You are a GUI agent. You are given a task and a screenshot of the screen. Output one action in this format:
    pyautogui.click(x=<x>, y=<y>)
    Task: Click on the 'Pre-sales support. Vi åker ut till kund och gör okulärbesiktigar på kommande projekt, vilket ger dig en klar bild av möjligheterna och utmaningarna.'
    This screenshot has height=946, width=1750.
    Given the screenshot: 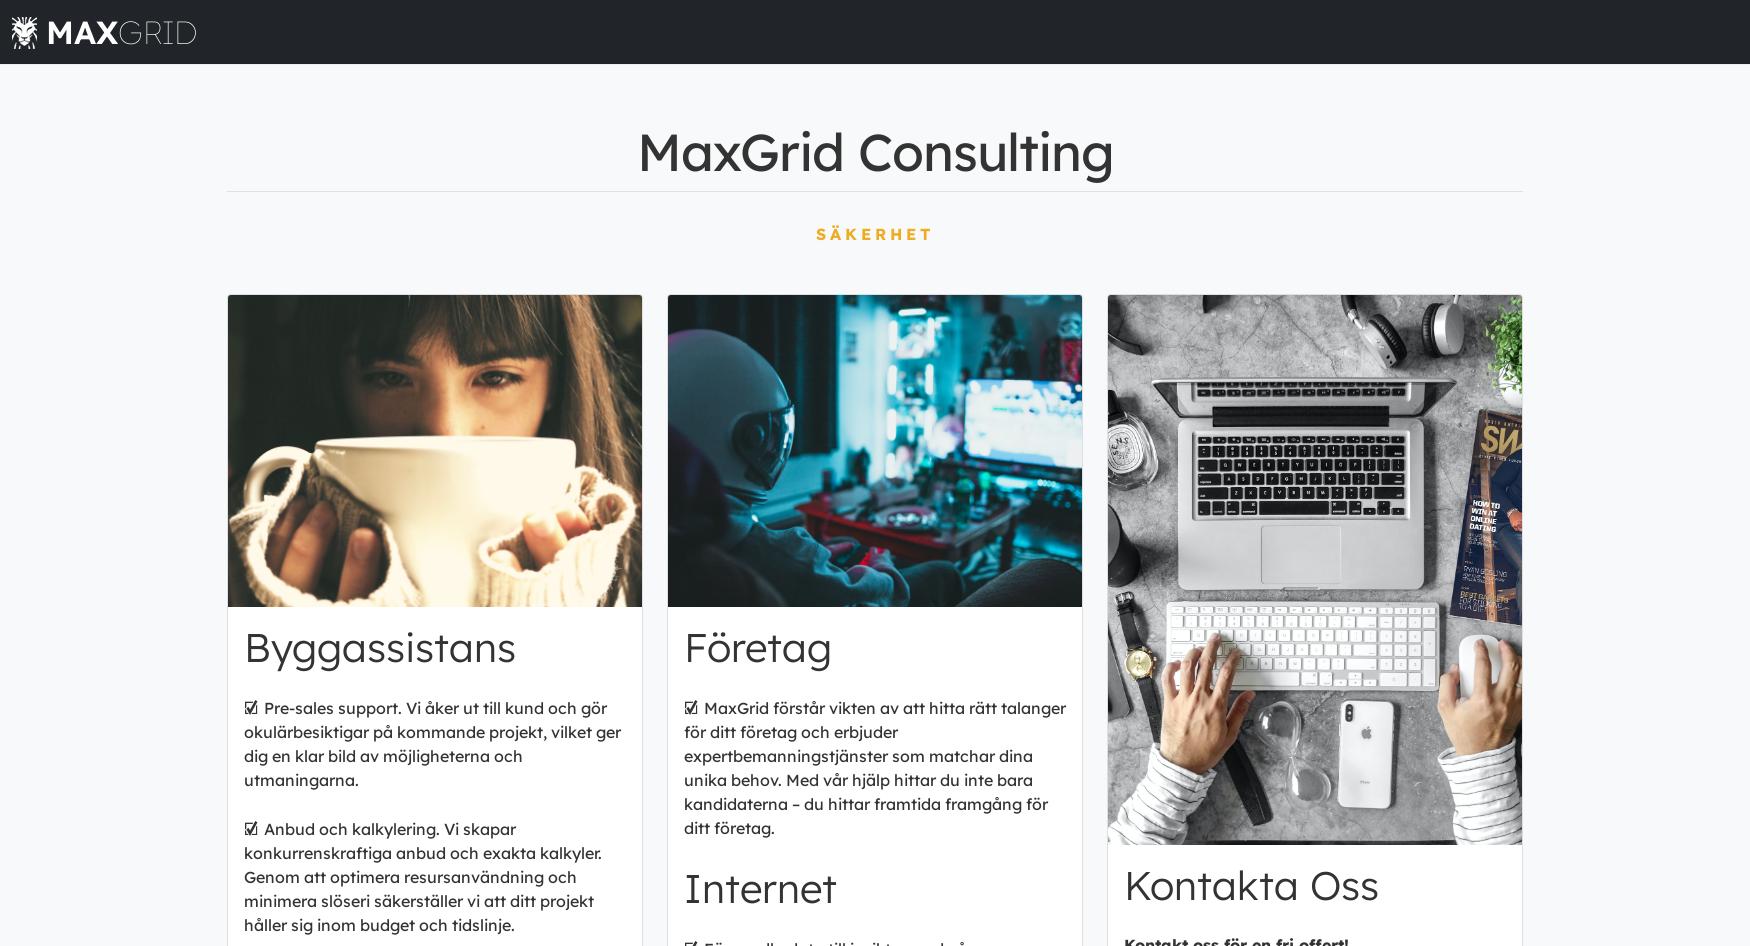 What is the action you would take?
    pyautogui.click(x=431, y=741)
    